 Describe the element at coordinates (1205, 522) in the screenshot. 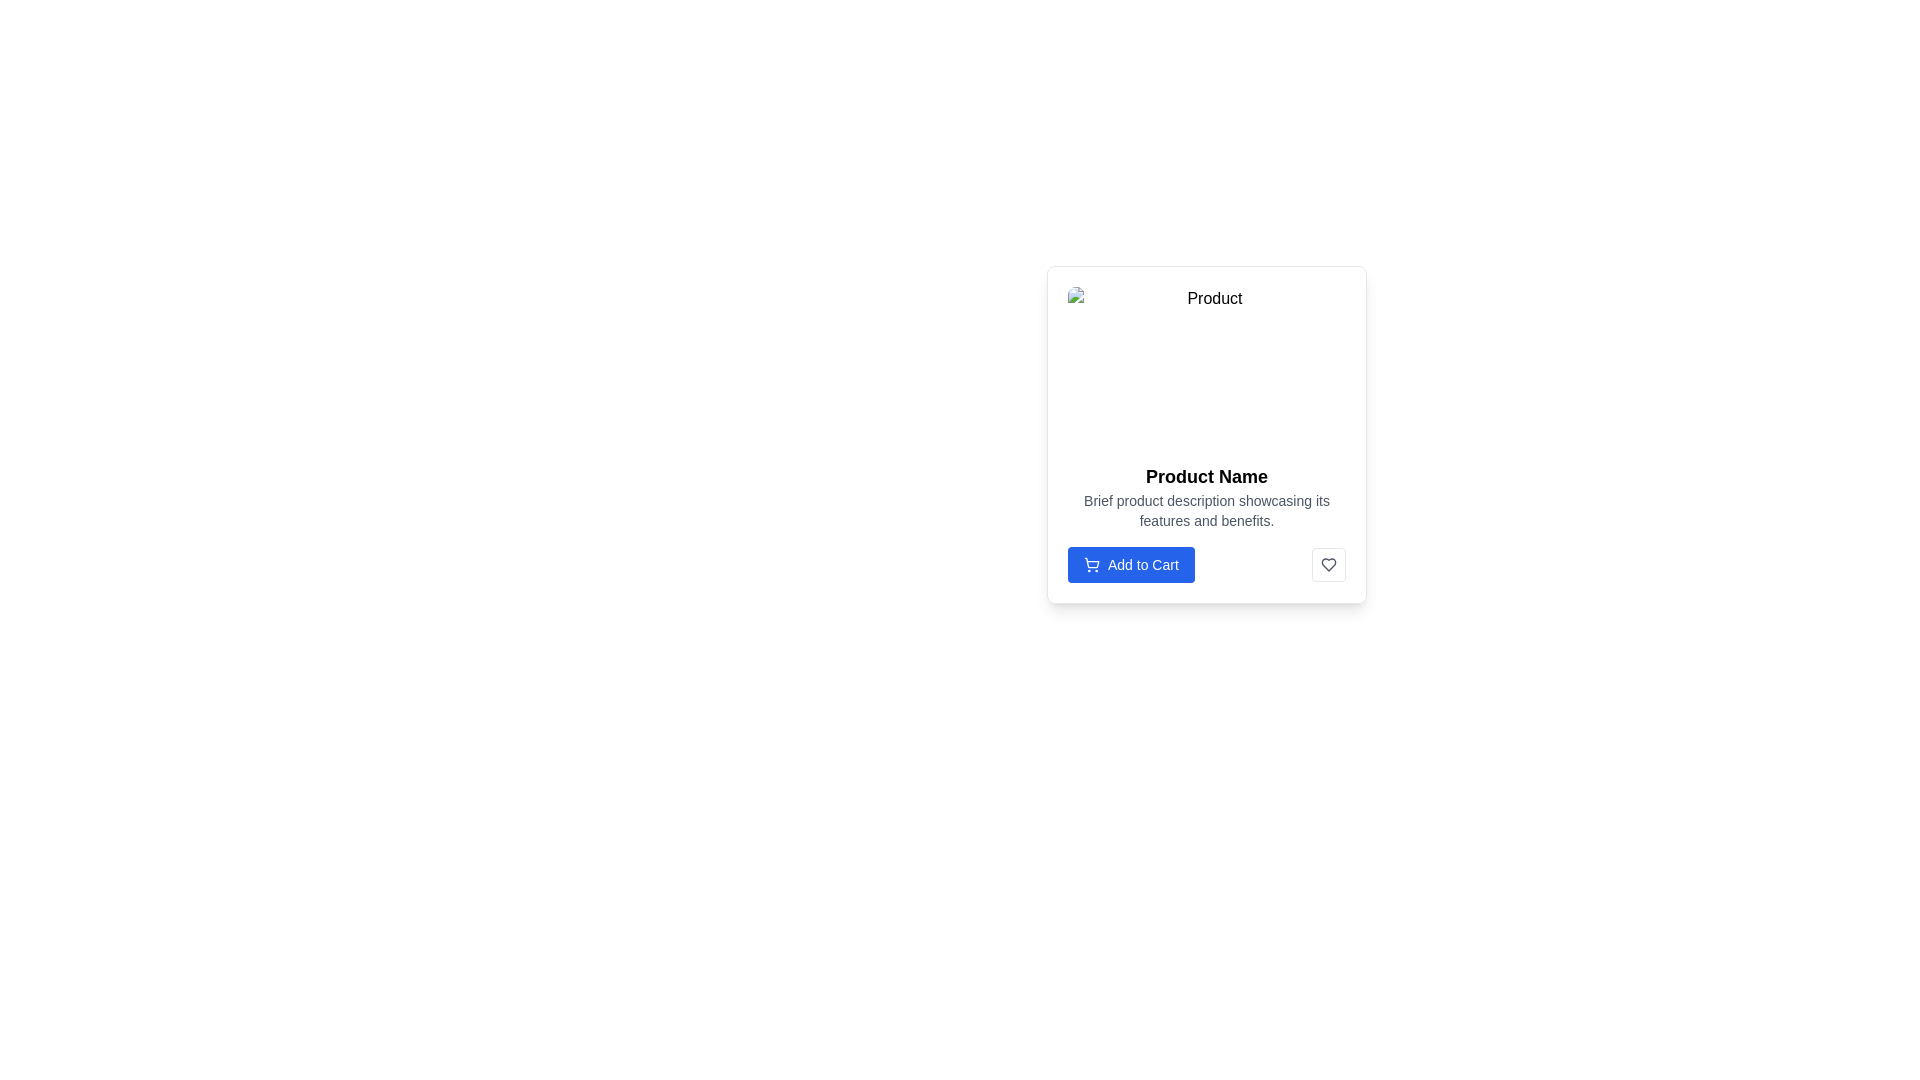

I see `the text block that provides product details in the e-commerce card layout, located centrally below the product image and above the 'Add to Cart' button` at that location.